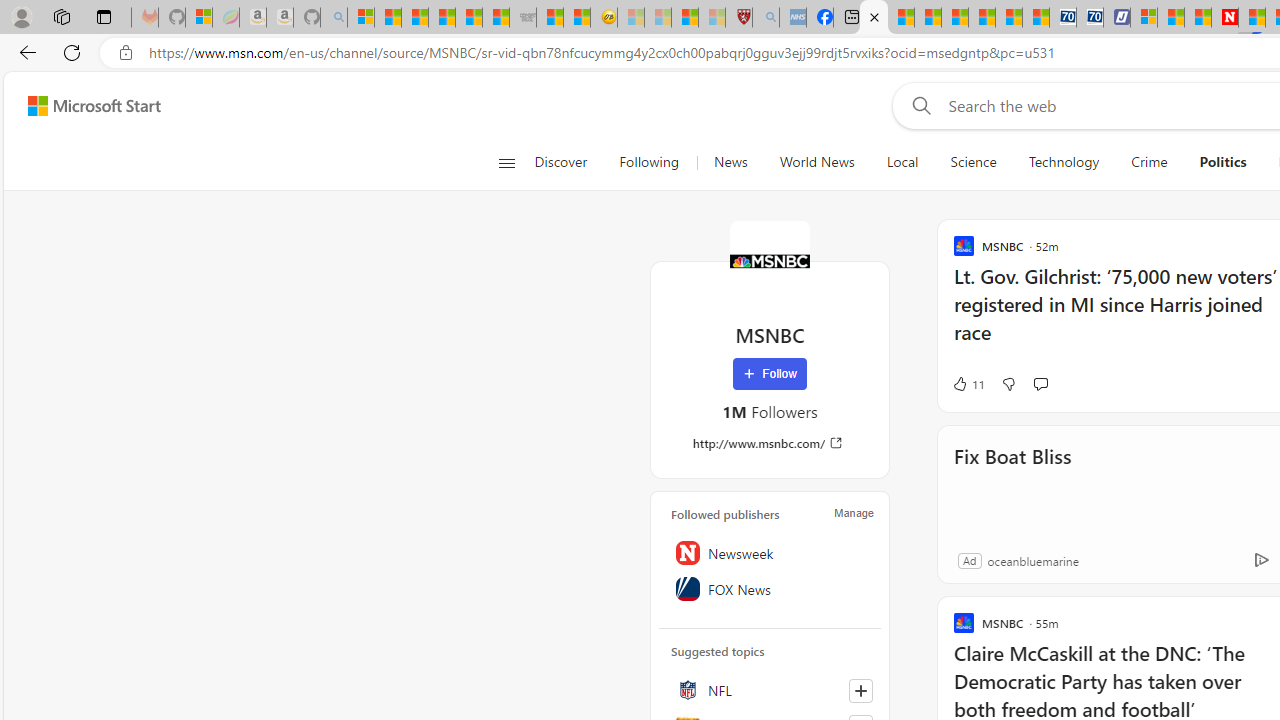 The height and width of the screenshot is (720, 1280). I want to click on 'Microsoft-Report a Concern to Bing', so click(199, 17).